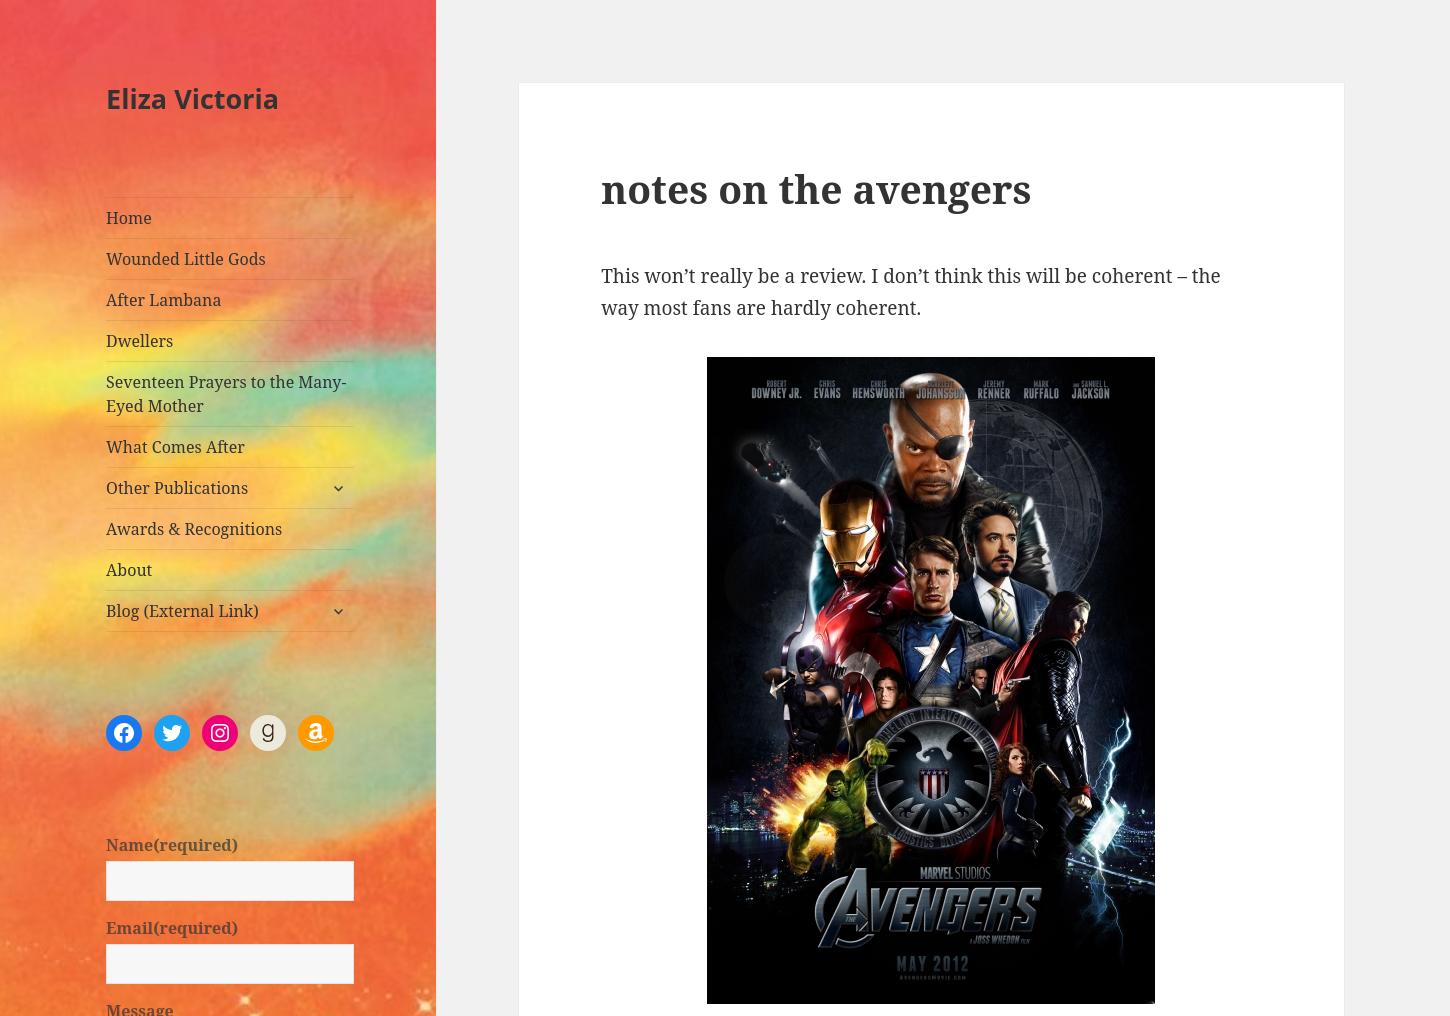 The image size is (1450, 1016). Describe the element at coordinates (816, 187) in the screenshot. I see `'notes on the avengers'` at that location.